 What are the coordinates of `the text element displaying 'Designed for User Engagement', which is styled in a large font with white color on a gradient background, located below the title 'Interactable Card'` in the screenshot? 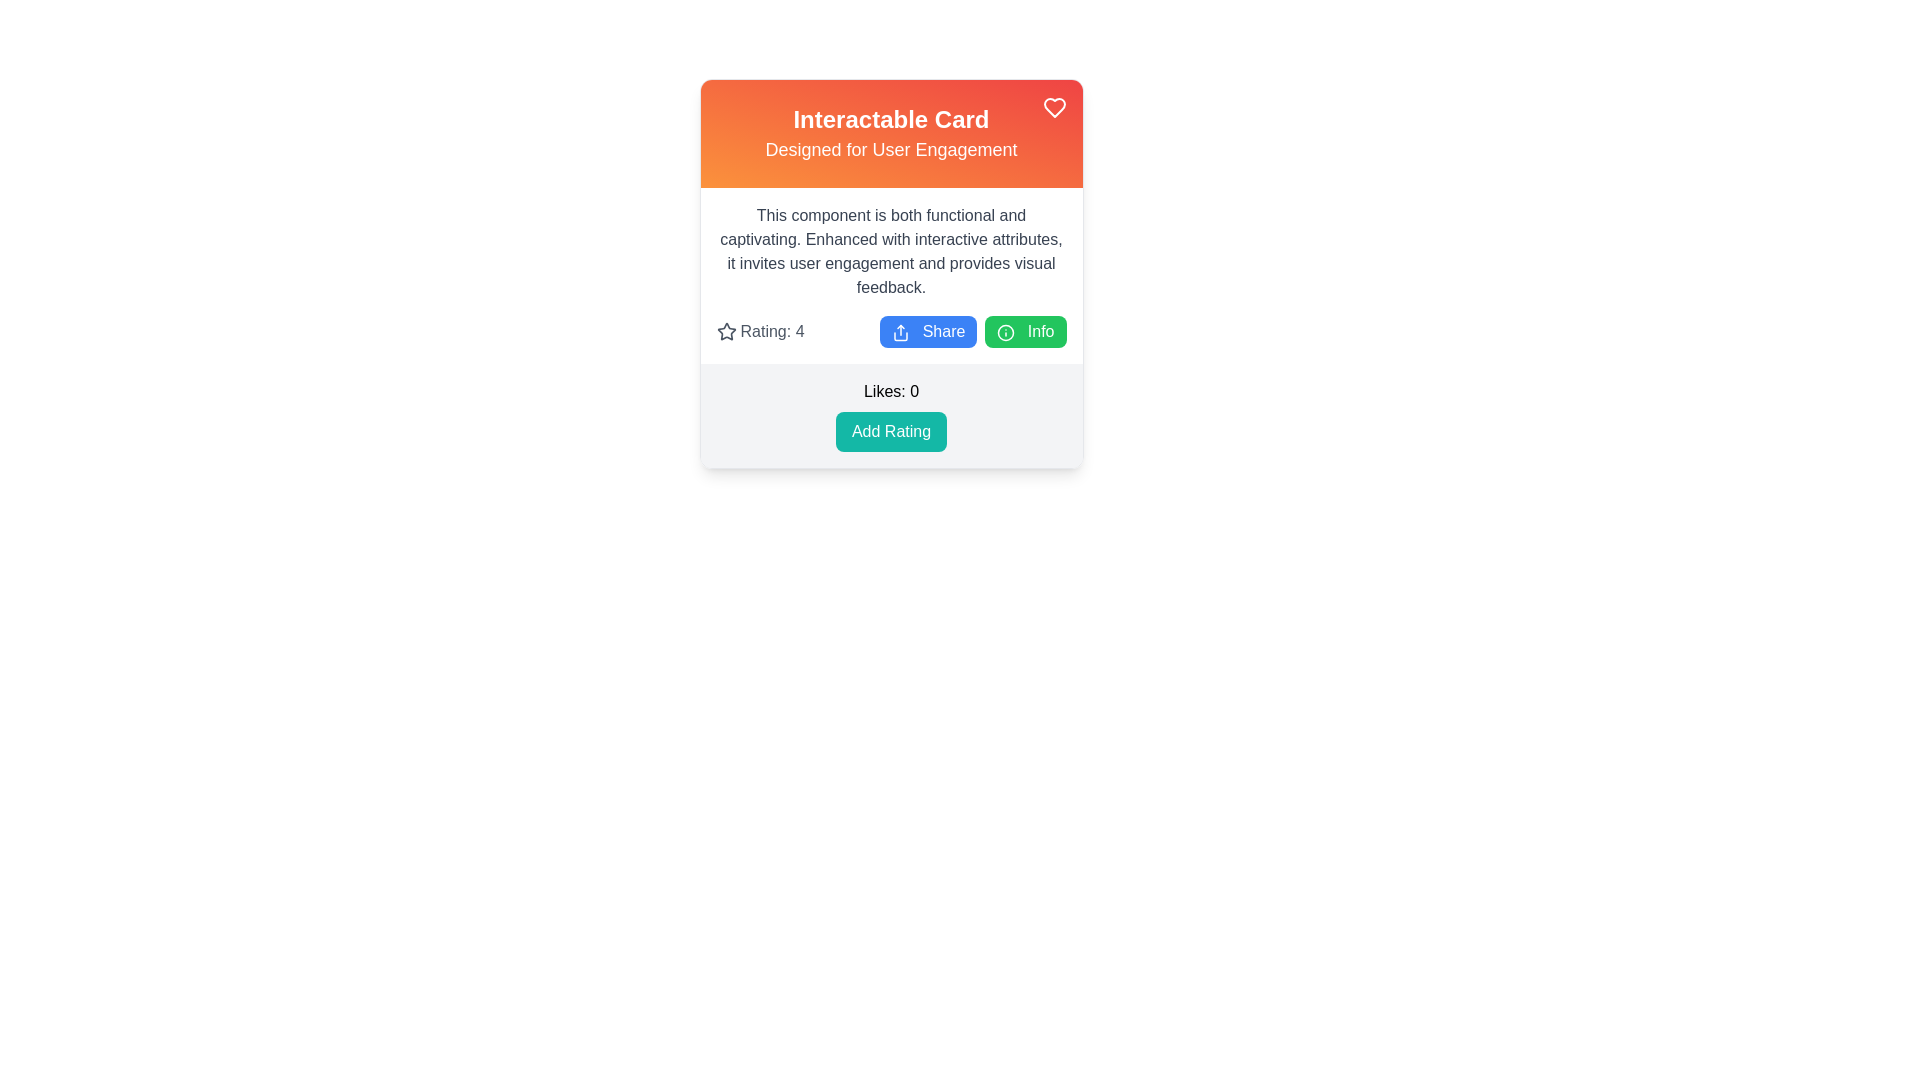 It's located at (890, 149).